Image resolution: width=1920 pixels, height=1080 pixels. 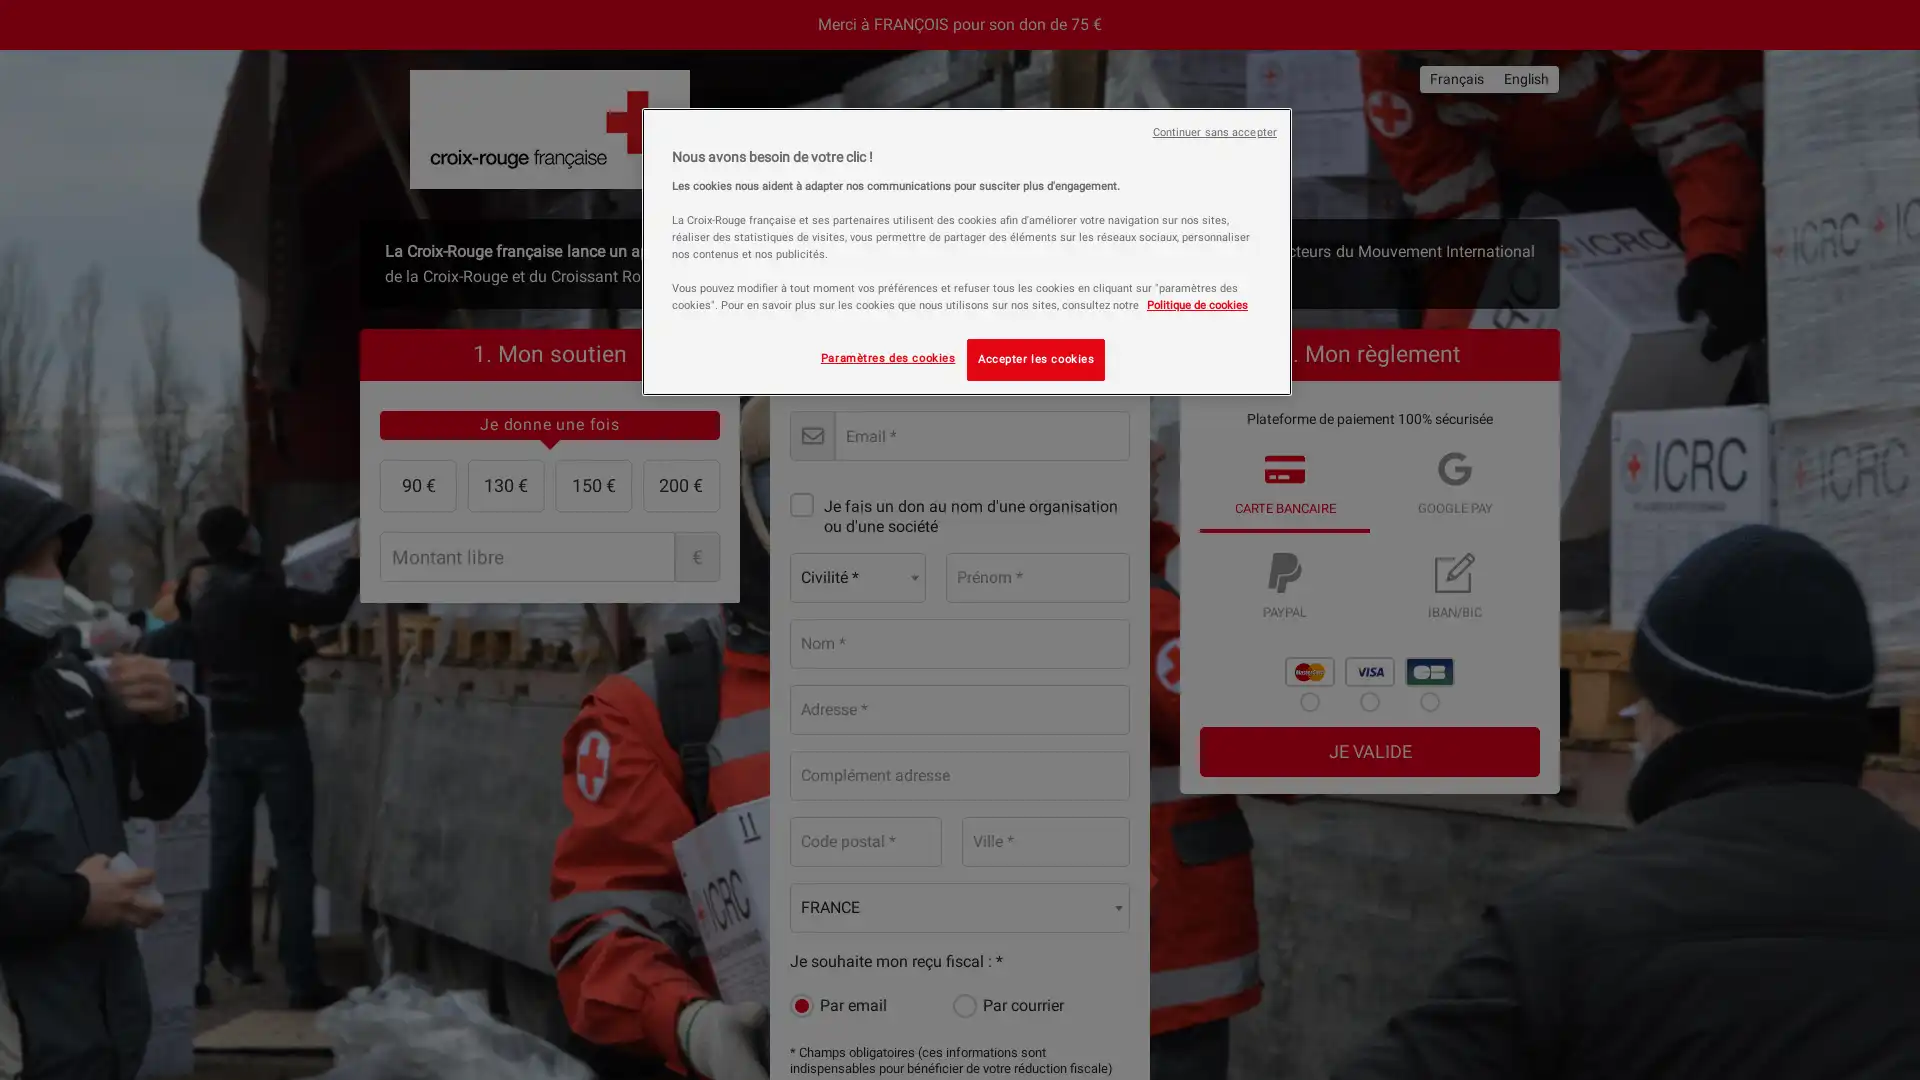 I want to click on Accepter les cookies, so click(x=1036, y=358).